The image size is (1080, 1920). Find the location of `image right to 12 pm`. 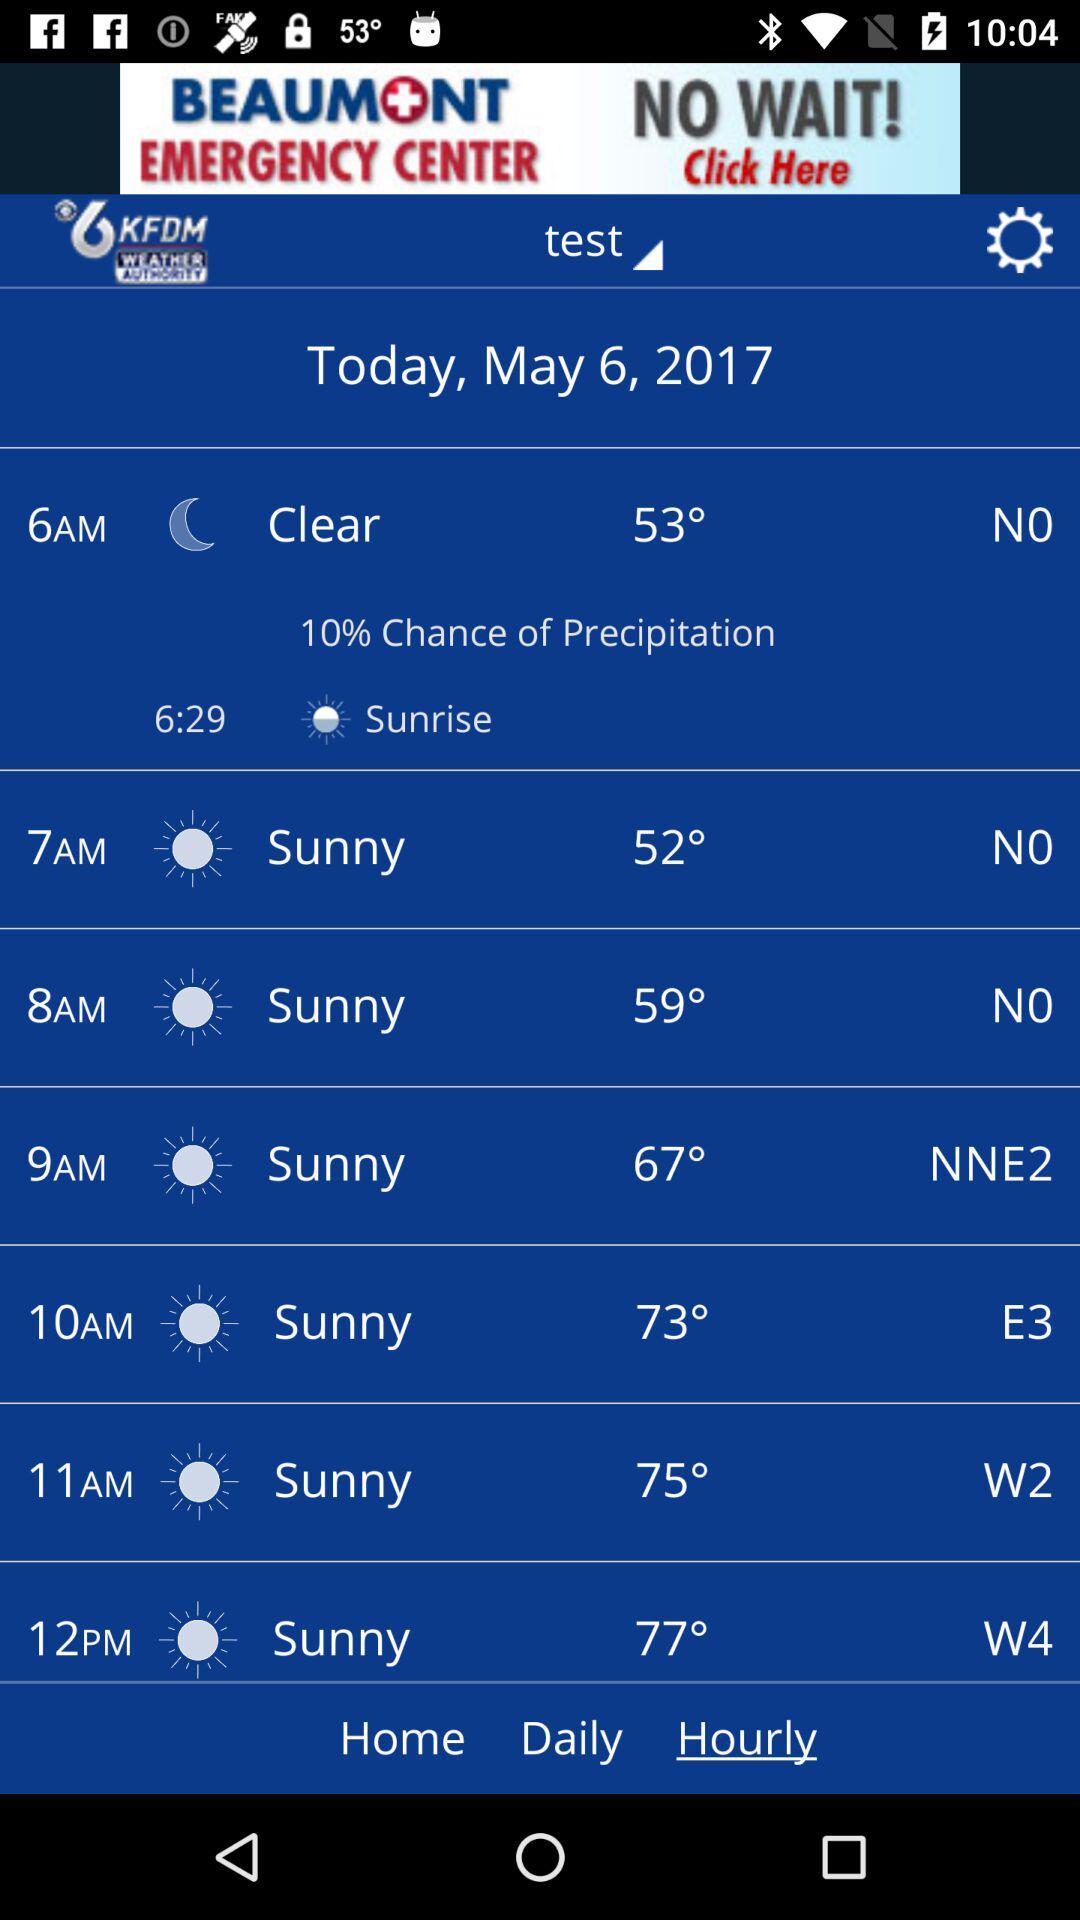

image right to 12 pm is located at coordinates (198, 1633).